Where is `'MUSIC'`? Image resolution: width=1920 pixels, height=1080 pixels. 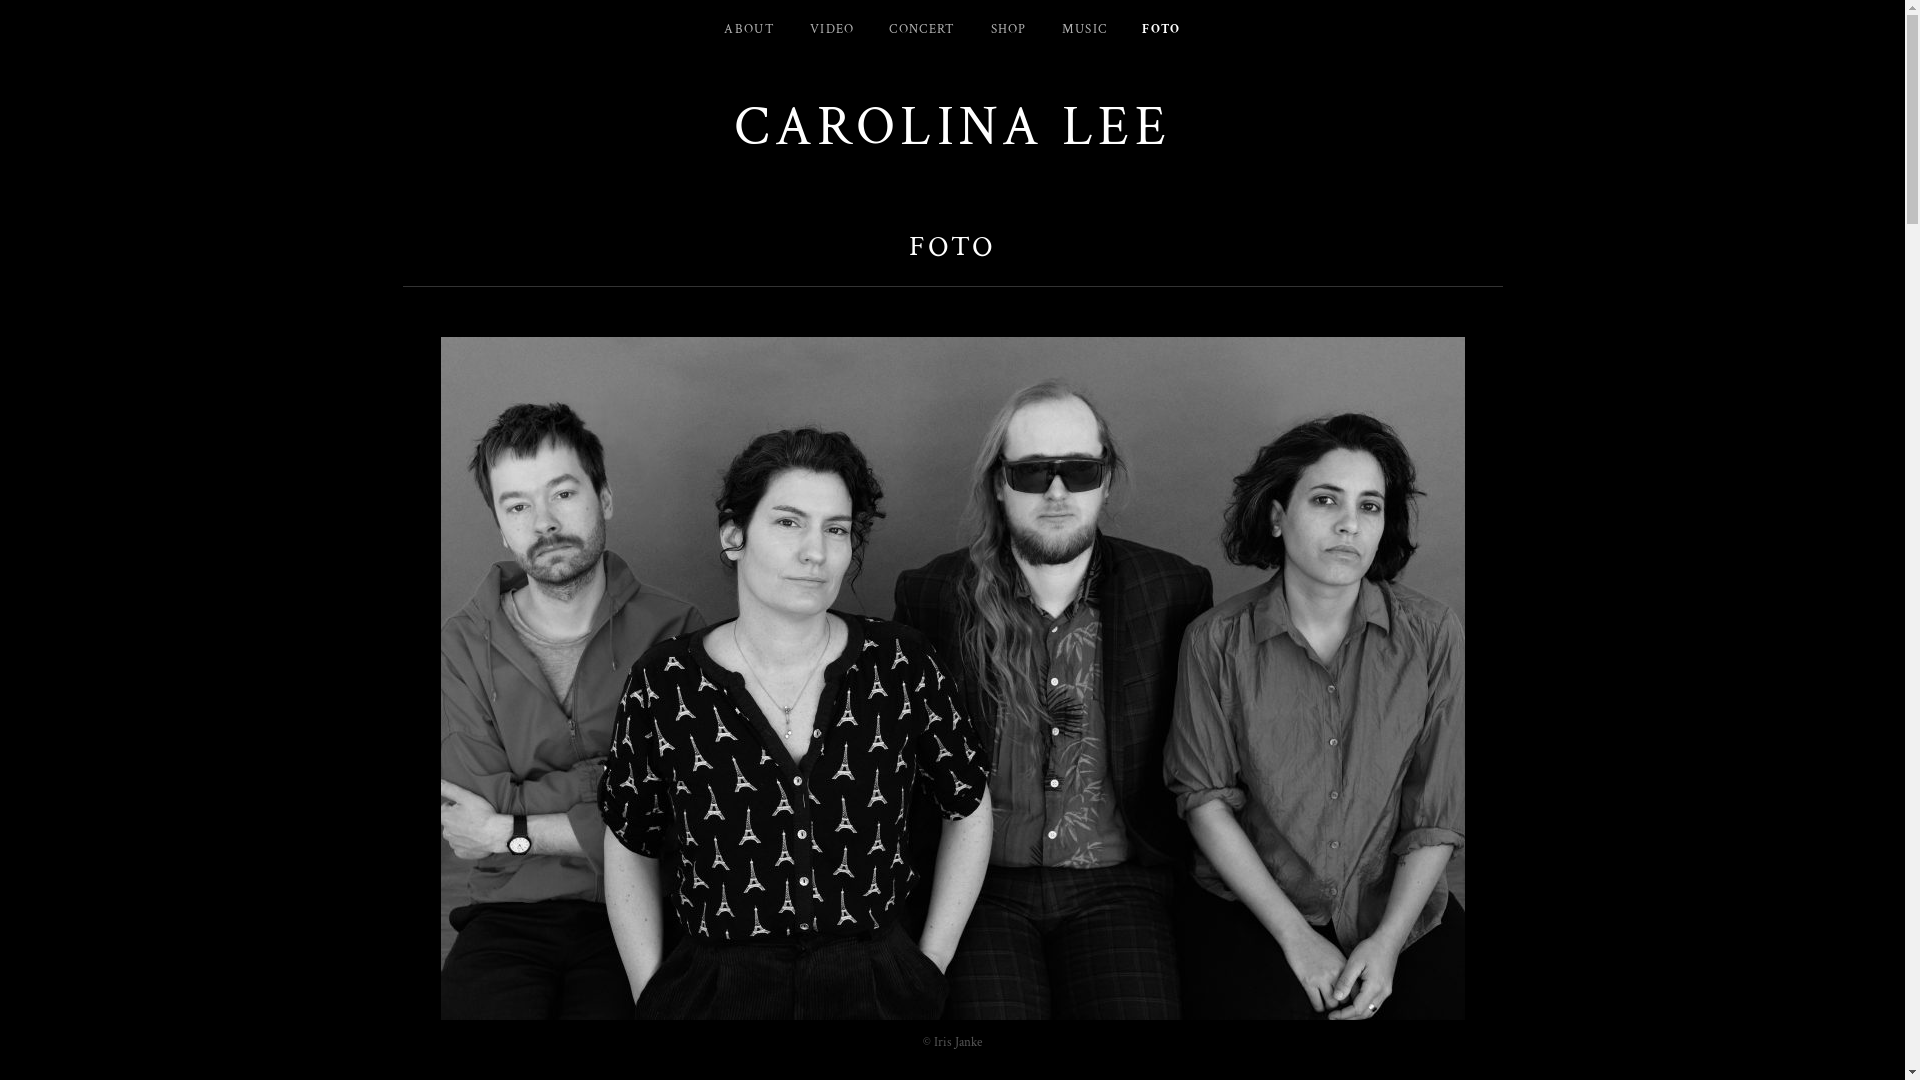
'MUSIC' is located at coordinates (1083, 30).